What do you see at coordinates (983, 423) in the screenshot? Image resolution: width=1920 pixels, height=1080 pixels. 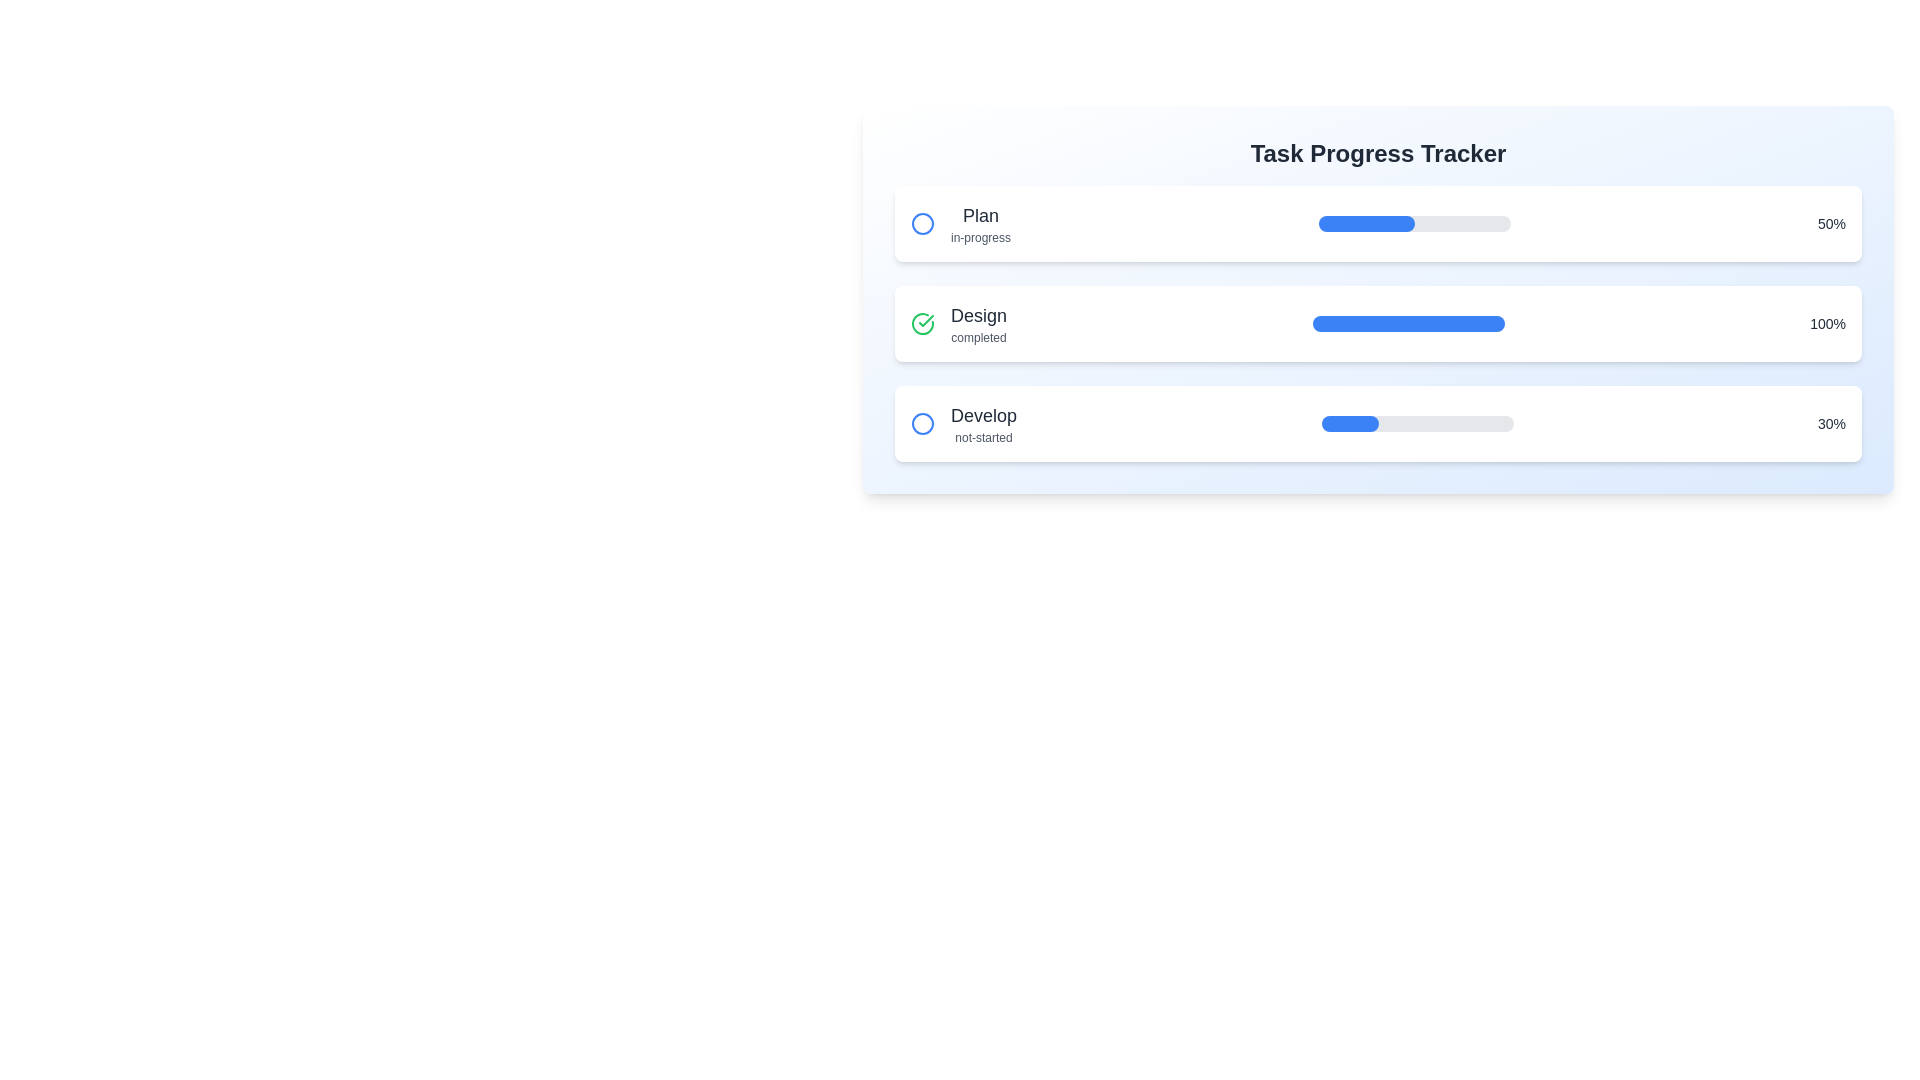 I see `text from the multi-line Text Label displaying 'Develop' and 'not-started' located under the third task in the 'Task Progress Tracker' list` at bounding box center [983, 423].